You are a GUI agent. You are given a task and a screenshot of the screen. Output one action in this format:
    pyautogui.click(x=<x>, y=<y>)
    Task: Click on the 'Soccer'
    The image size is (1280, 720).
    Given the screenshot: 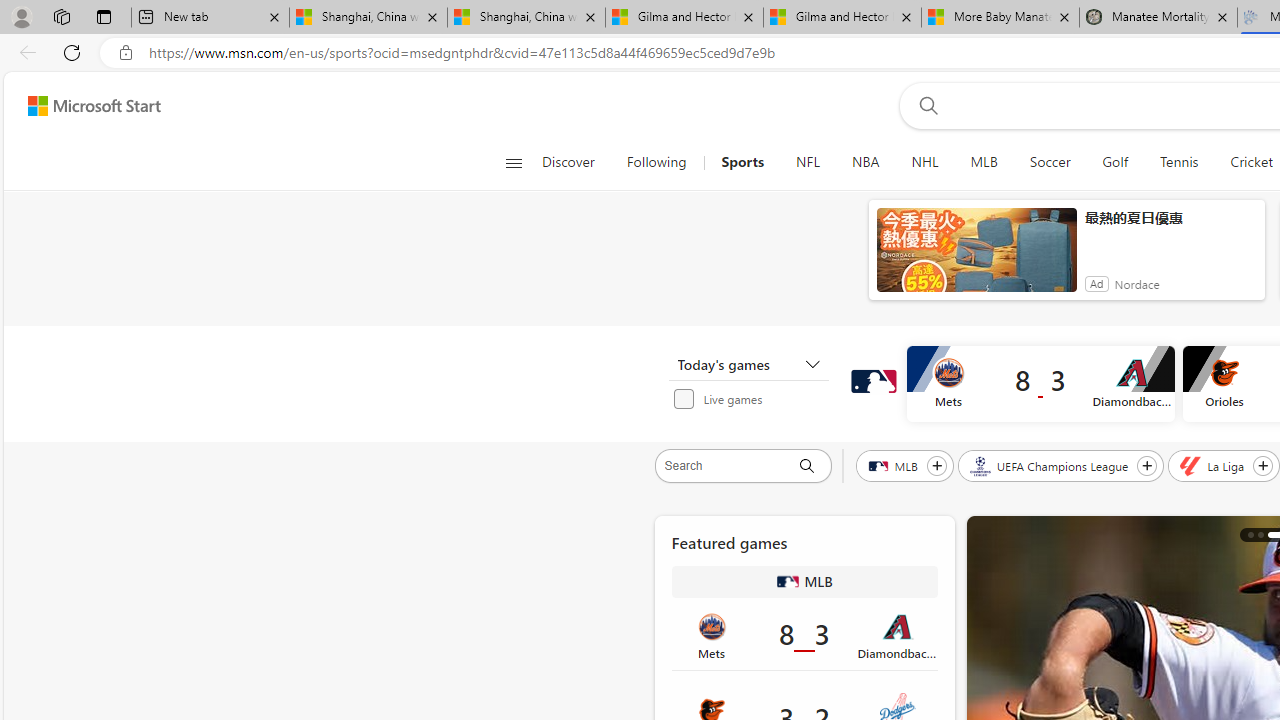 What is the action you would take?
    pyautogui.click(x=1048, y=162)
    